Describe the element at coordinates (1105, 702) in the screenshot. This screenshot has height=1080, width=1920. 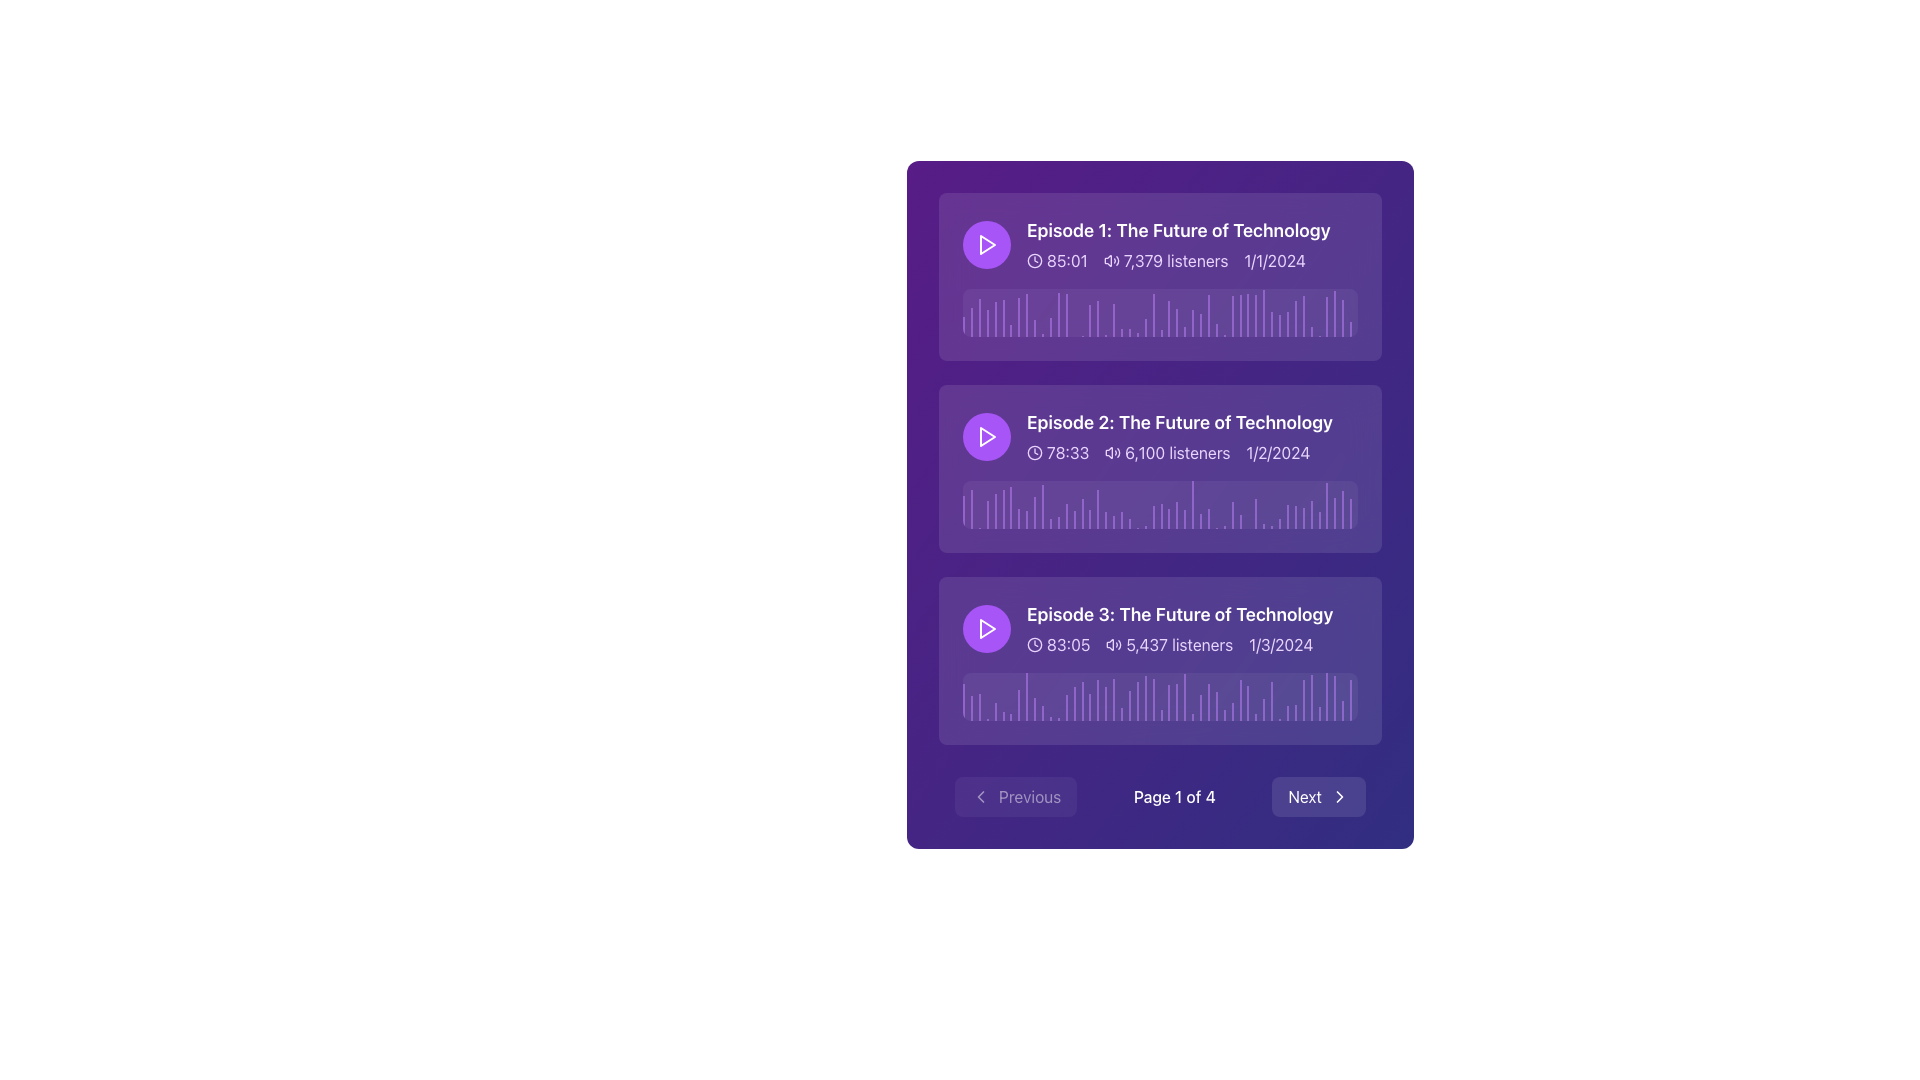
I see `the vertical thin purple decorative bar within the waveform of the third podcast episode card, which is the 19th segment from the left` at that location.